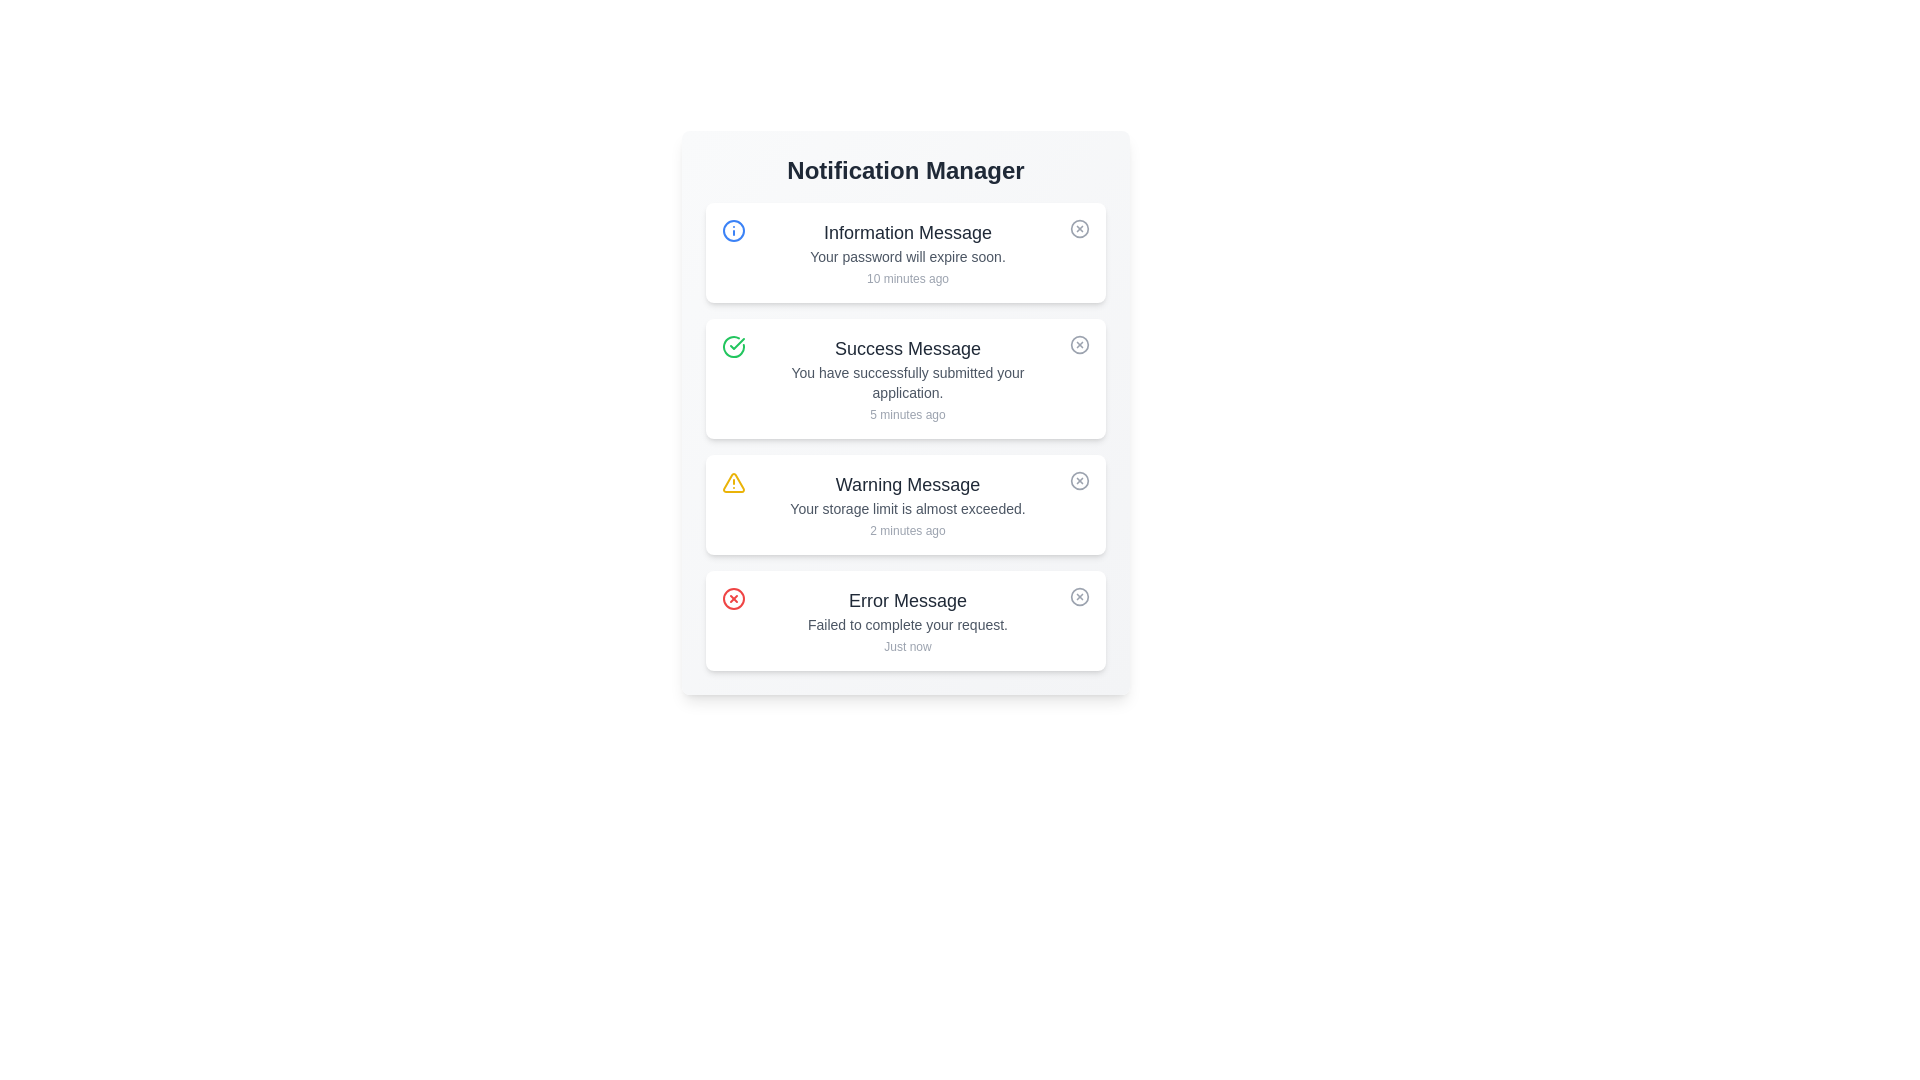  What do you see at coordinates (905, 169) in the screenshot?
I see `prominent static text label displaying 'Notification Manager' located at the top center of the notification list` at bounding box center [905, 169].